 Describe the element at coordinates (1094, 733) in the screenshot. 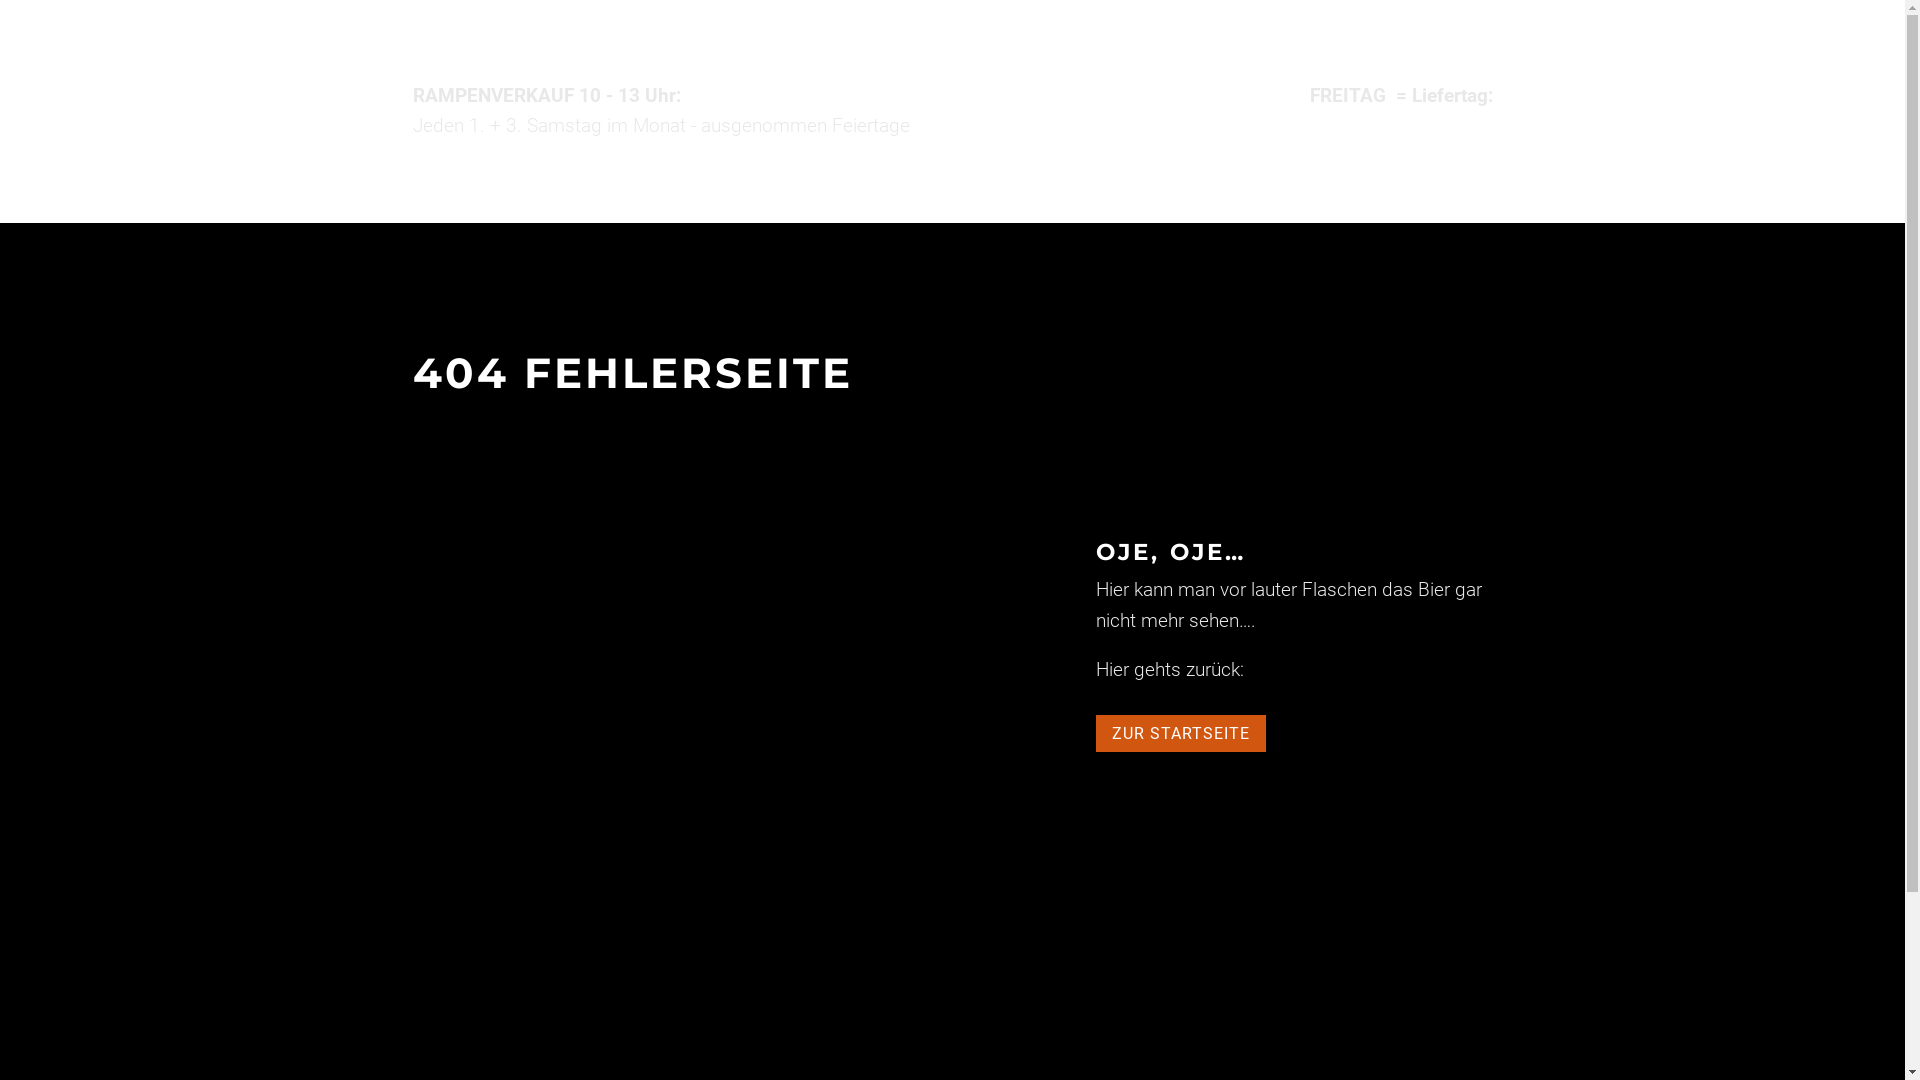

I see `'ZUR STARTSEITE'` at that location.